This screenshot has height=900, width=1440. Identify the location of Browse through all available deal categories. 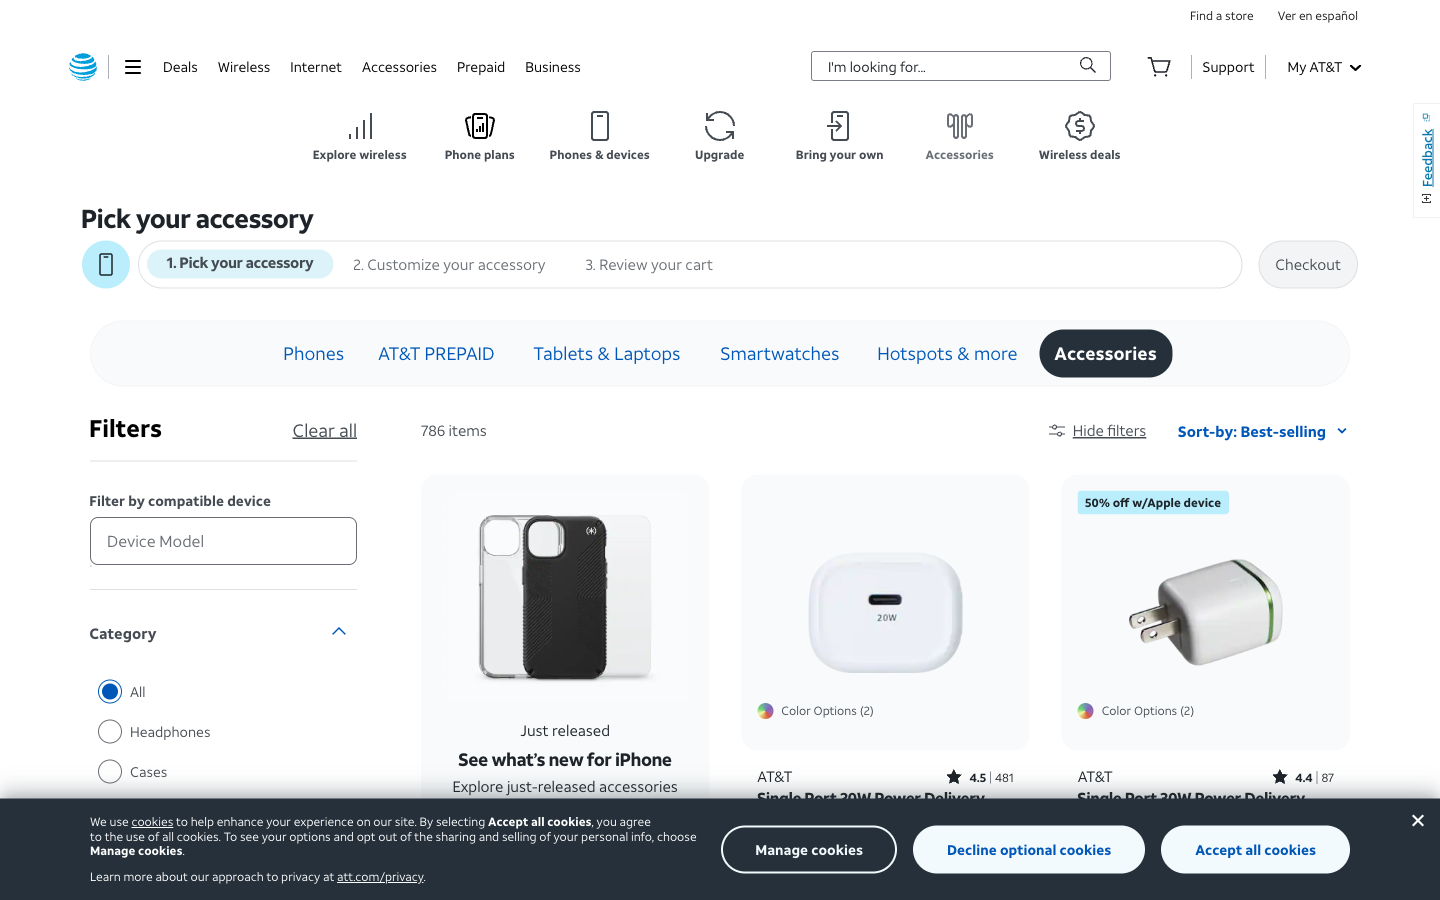
(179, 65).